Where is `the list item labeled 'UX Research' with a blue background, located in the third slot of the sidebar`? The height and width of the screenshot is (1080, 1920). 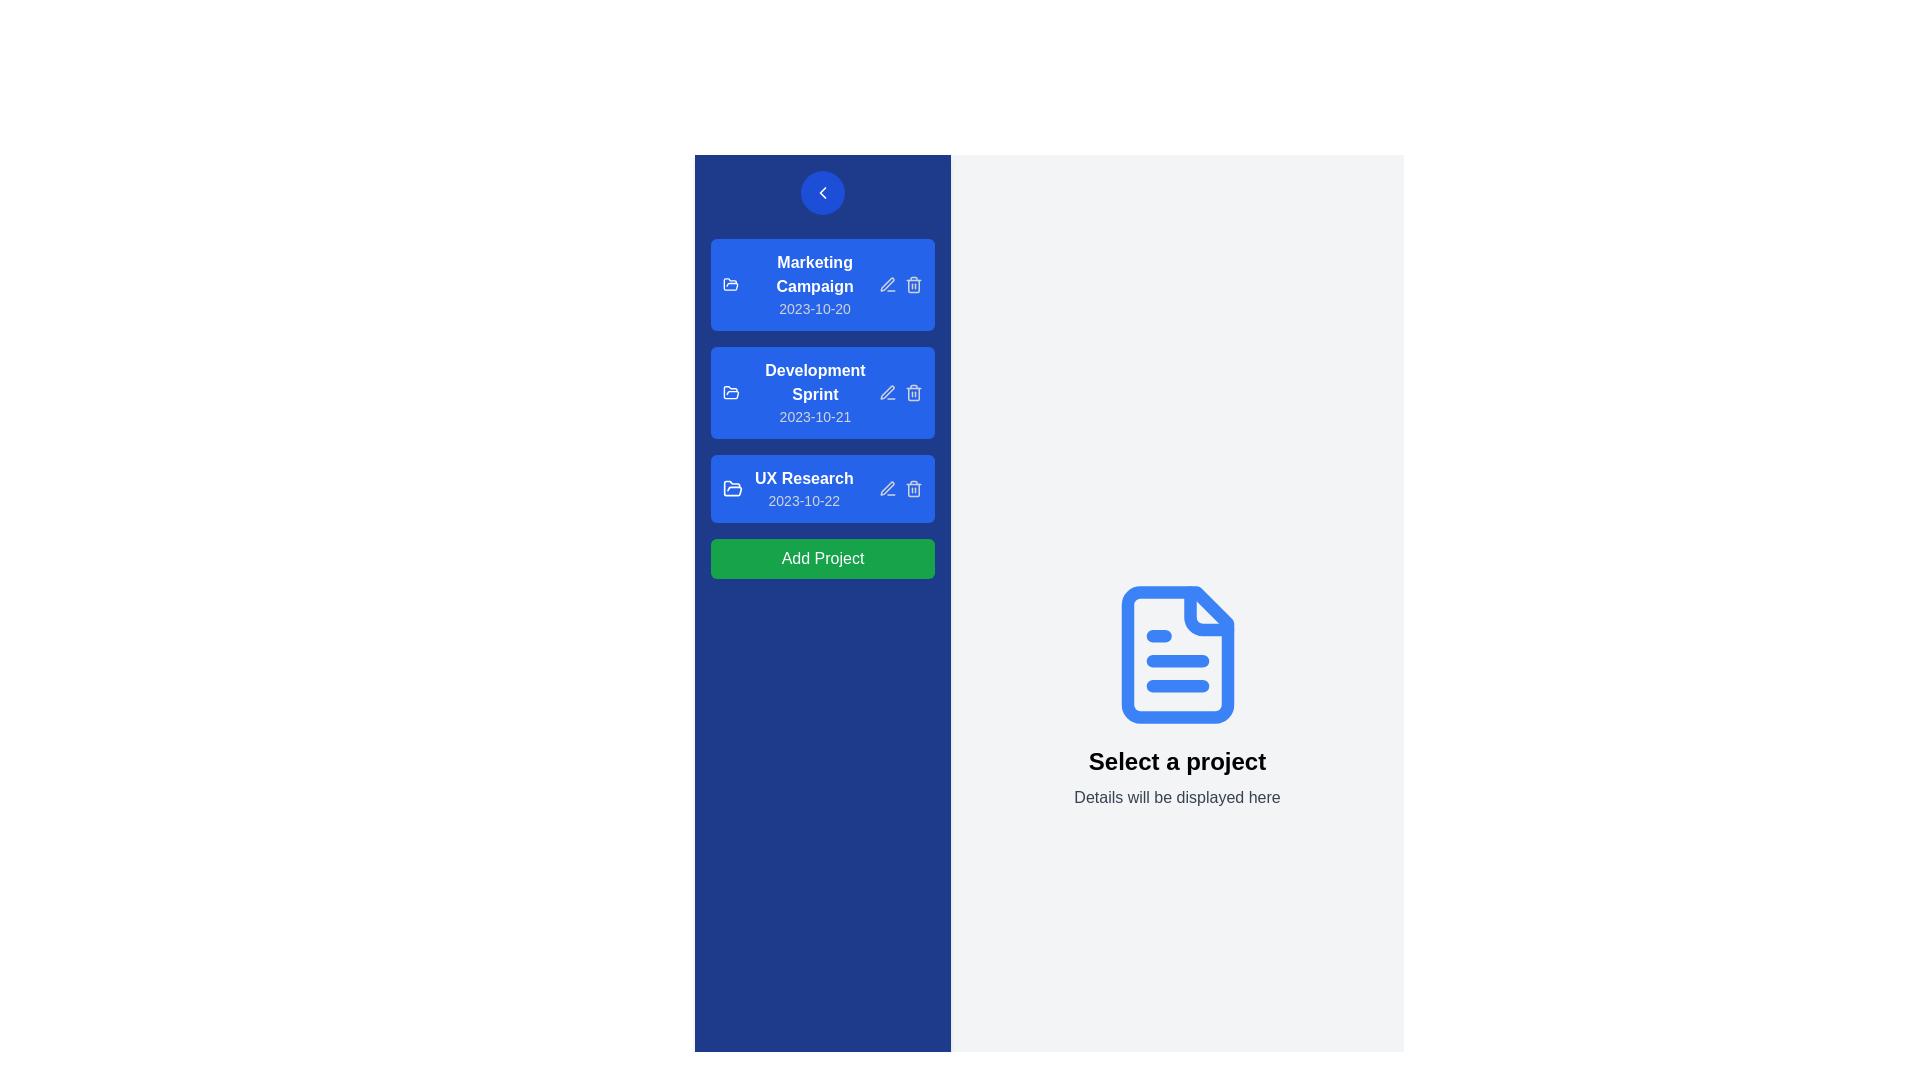 the list item labeled 'UX Research' with a blue background, located in the third slot of the sidebar is located at coordinates (822, 489).